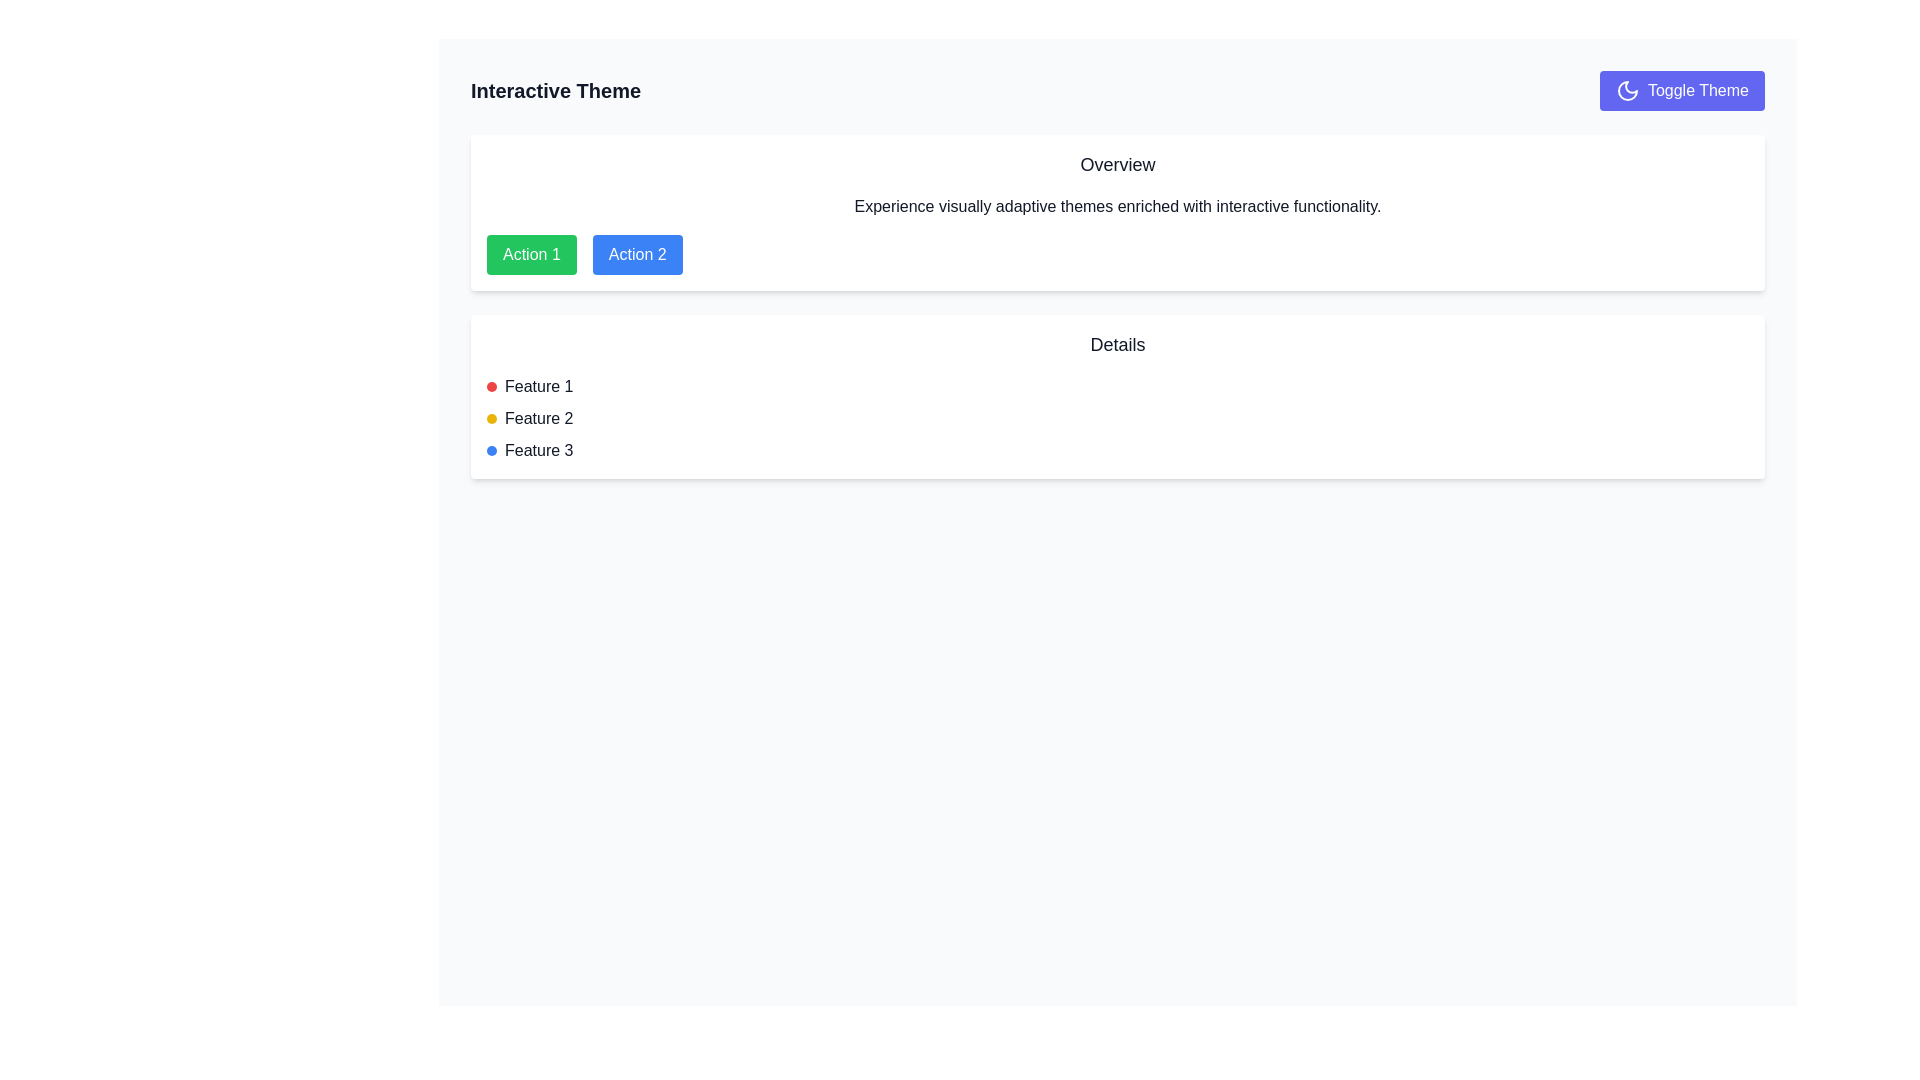 The image size is (1920, 1080). I want to click on the theme toggle button located in the top-right corner of the UI, next to the 'Interactive Theme' title, to switch between light and dark modes, so click(1681, 91).